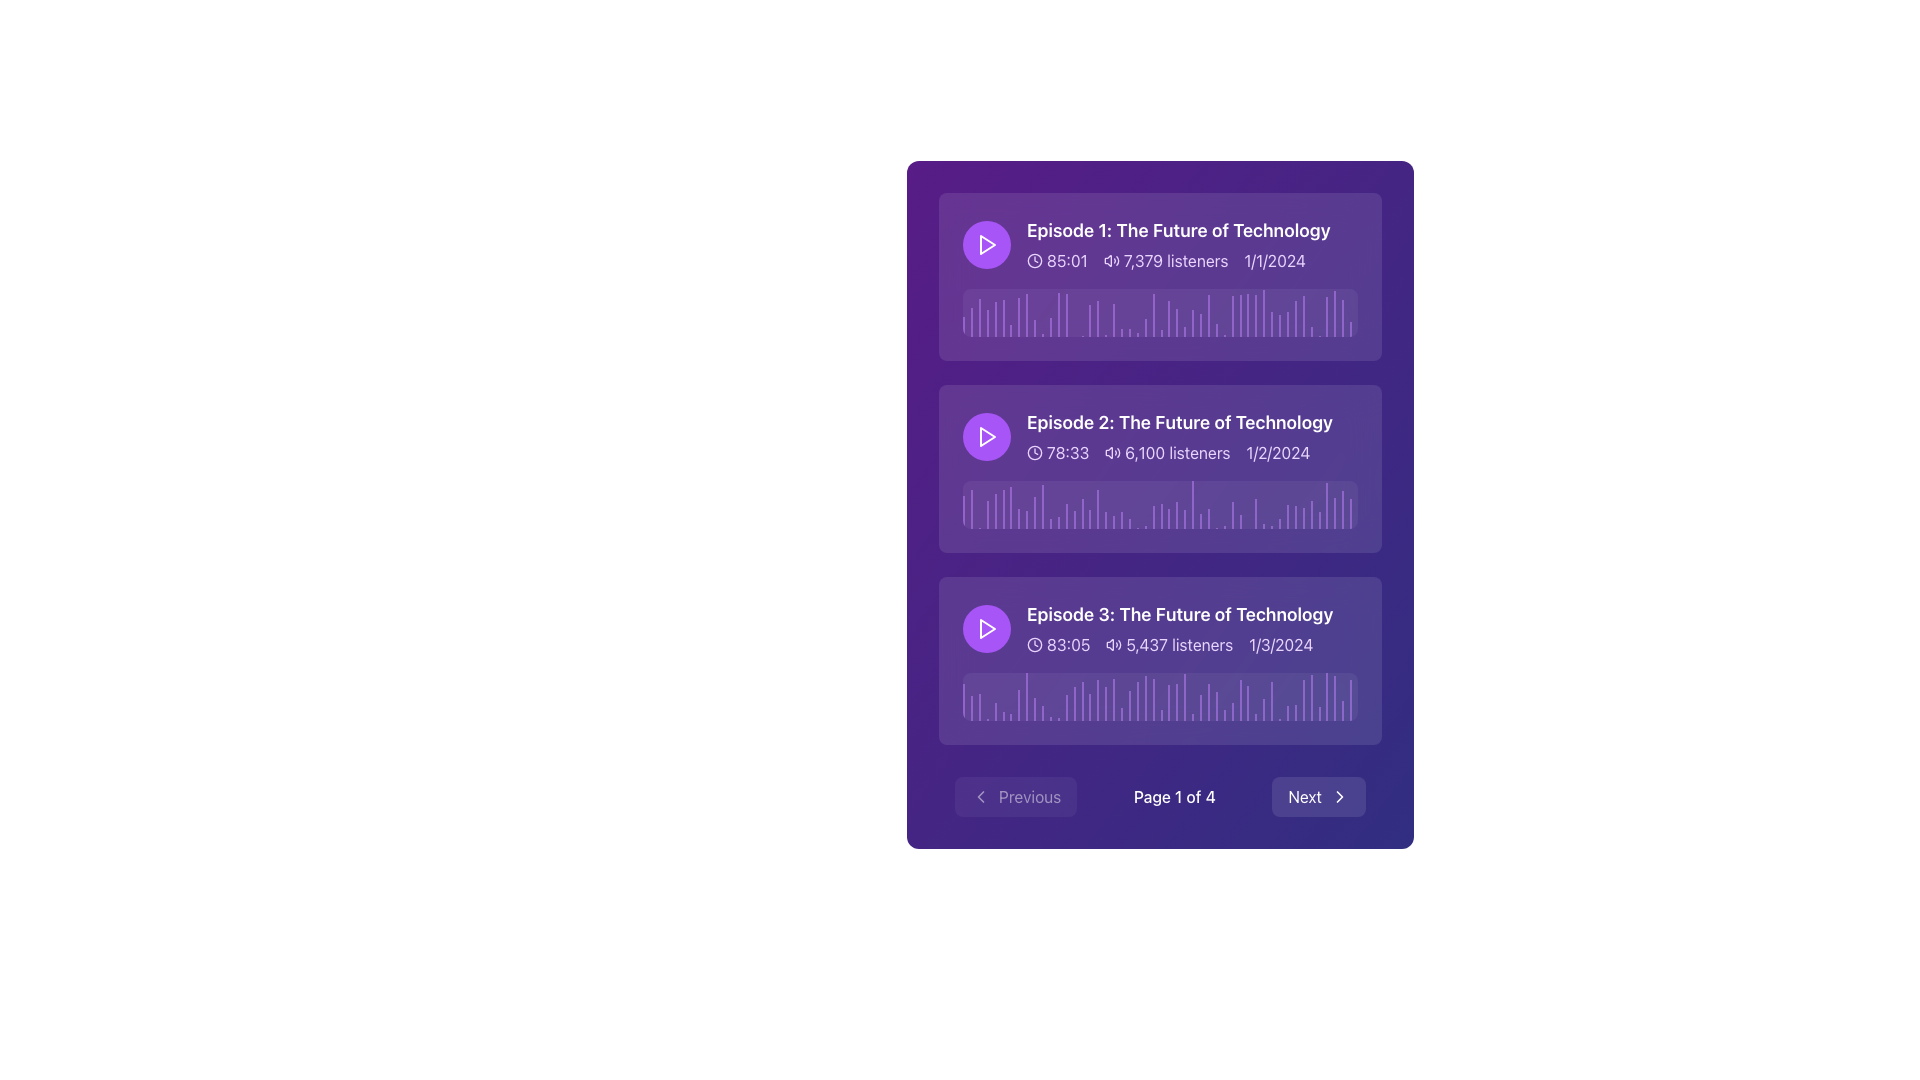 This screenshot has height=1080, width=1920. I want to click on the position of the visual indicator representing the current playback point in the third episode's audio timeline, so click(1239, 699).